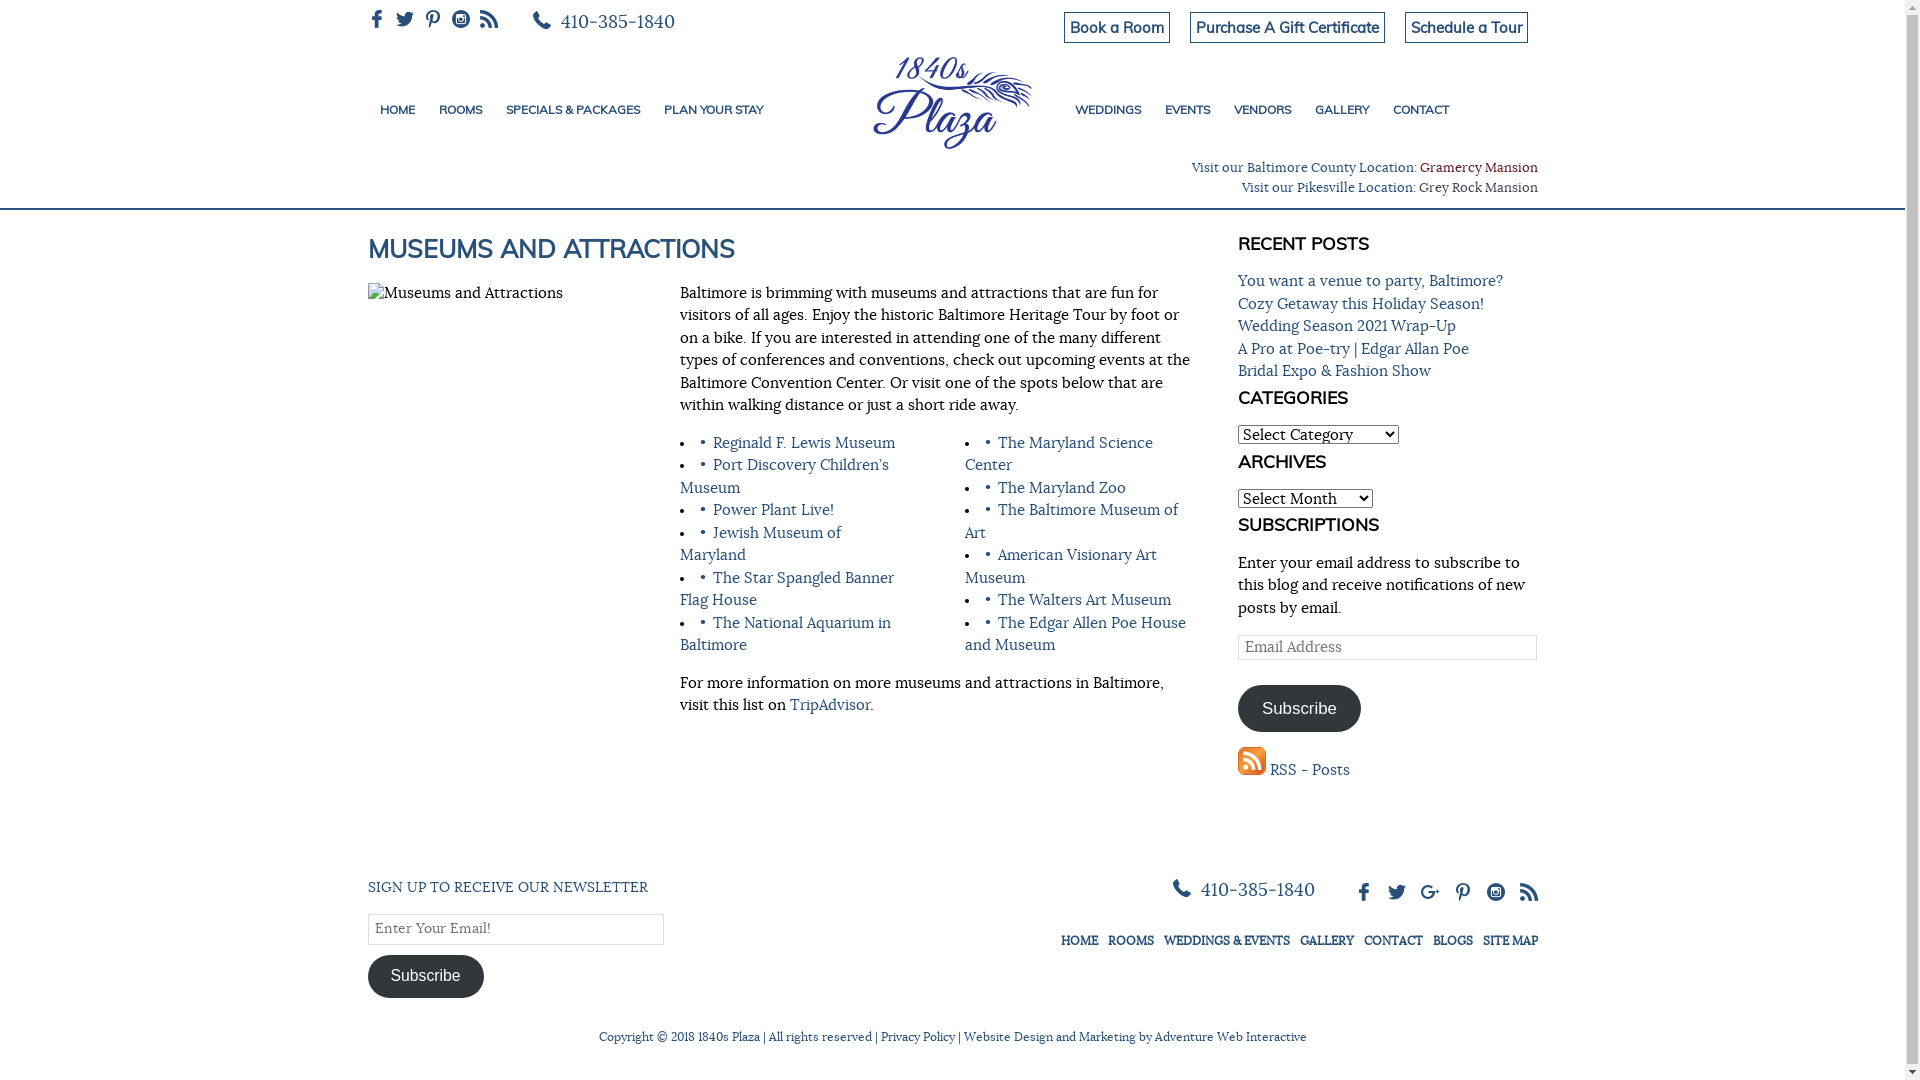 This screenshot has height=1080, width=1920. What do you see at coordinates (1334, 371) in the screenshot?
I see `'Bridal Expo & Fashion Show'` at bounding box center [1334, 371].